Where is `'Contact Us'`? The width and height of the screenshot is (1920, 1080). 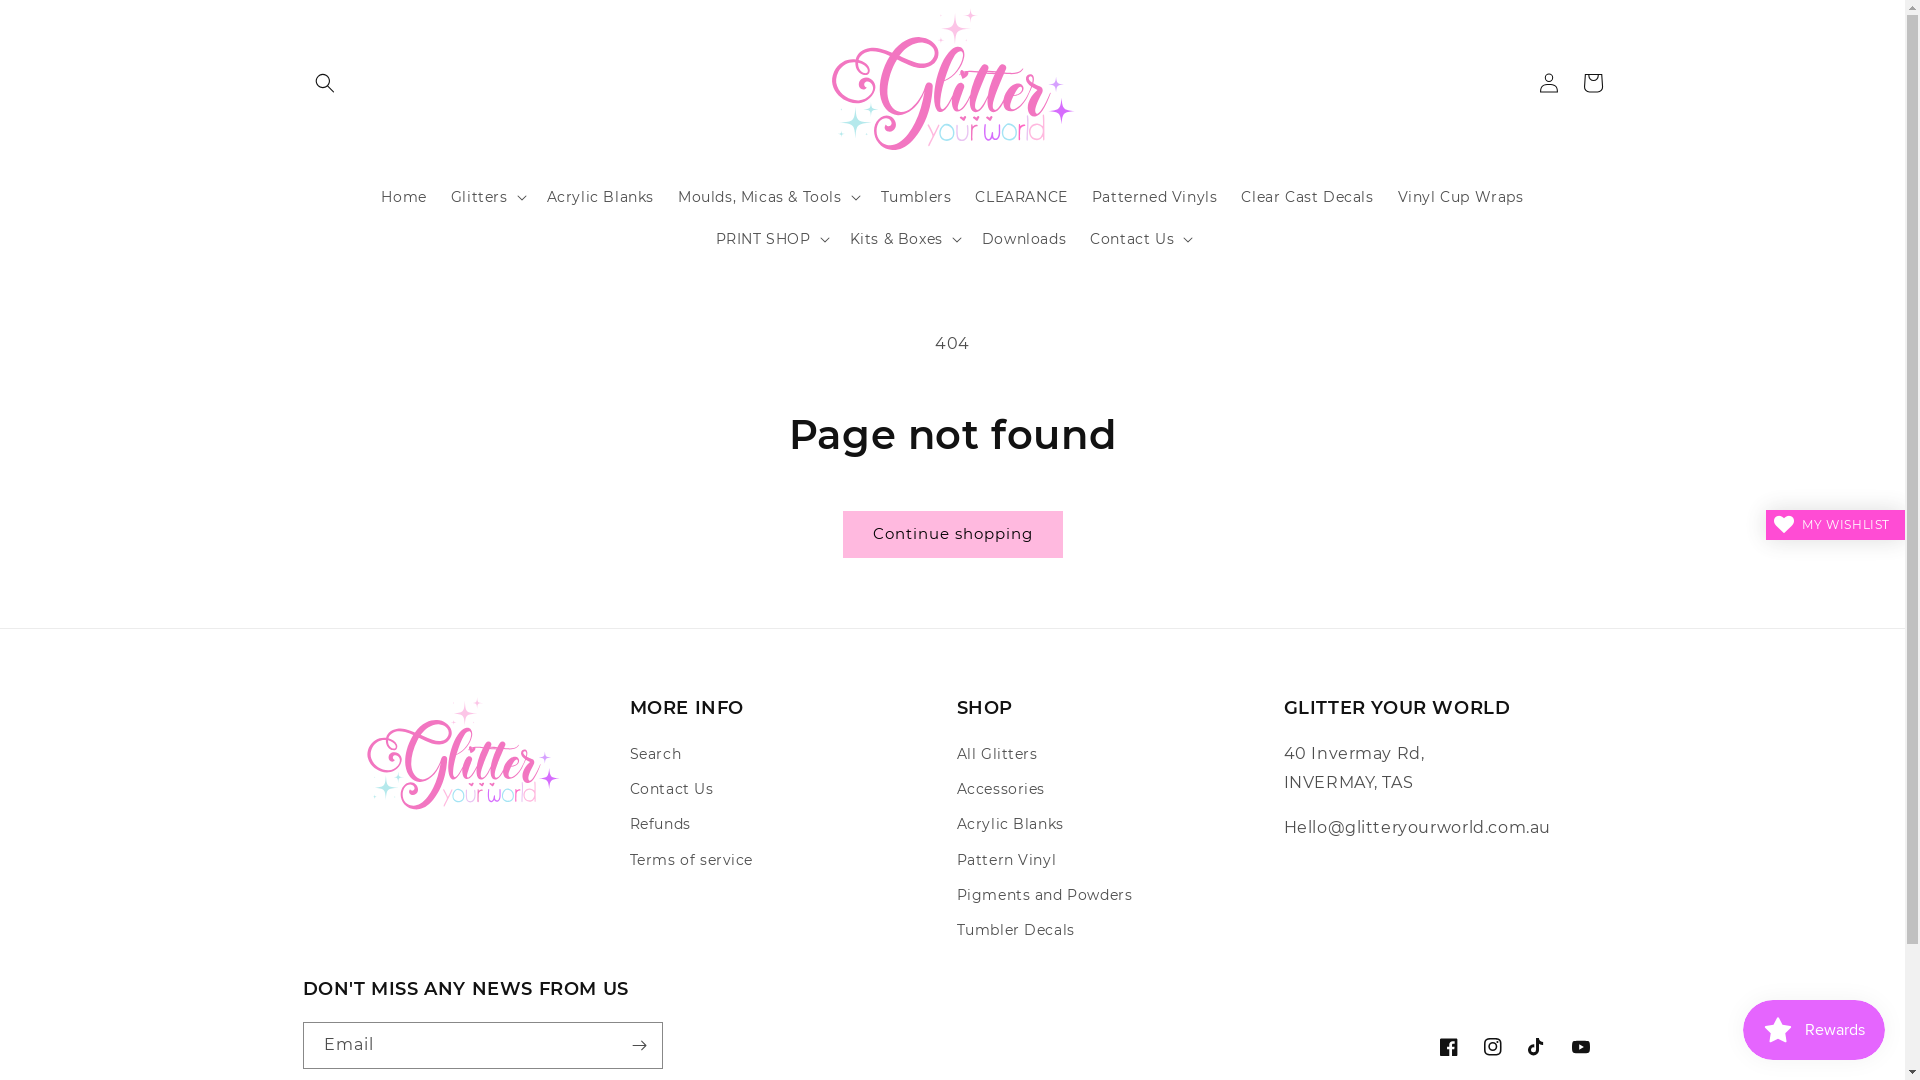
'Contact Us' is located at coordinates (672, 788).